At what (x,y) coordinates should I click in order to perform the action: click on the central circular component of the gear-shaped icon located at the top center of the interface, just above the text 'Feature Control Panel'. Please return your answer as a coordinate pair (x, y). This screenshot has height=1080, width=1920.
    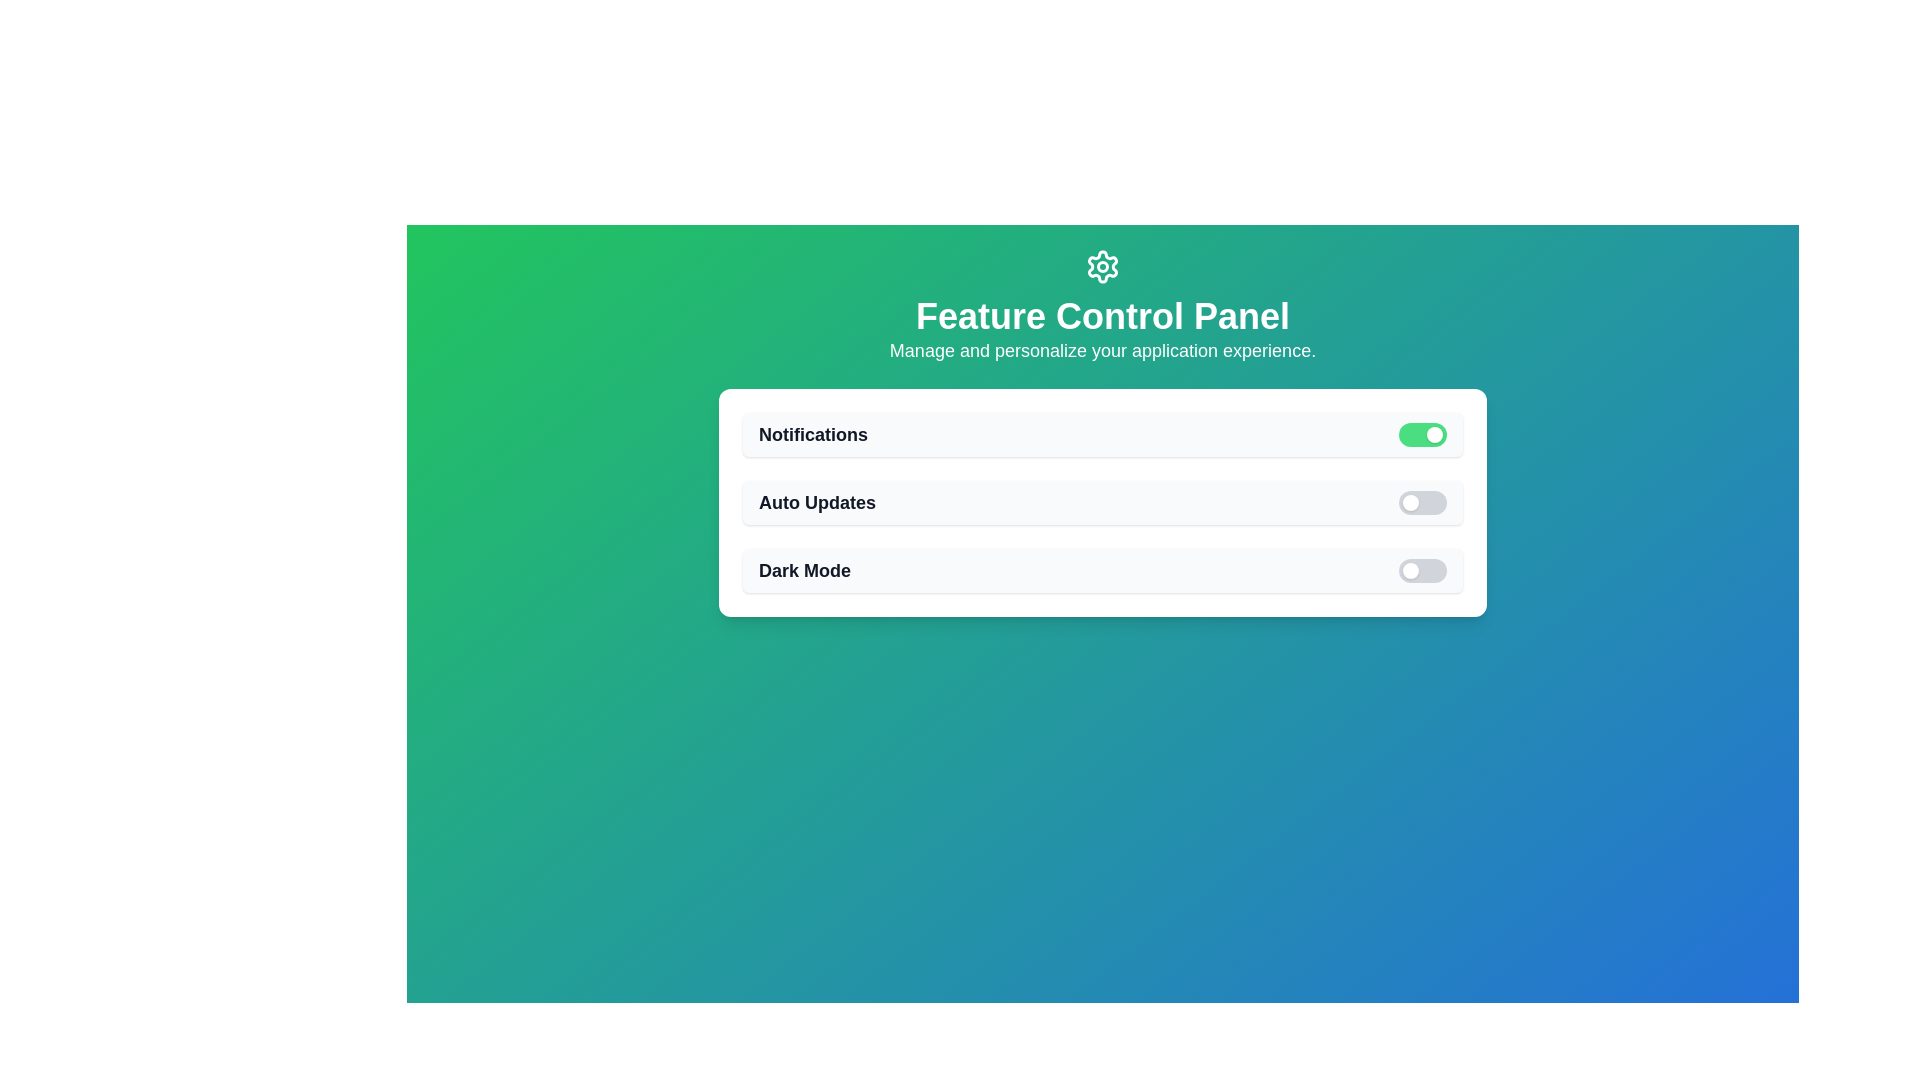
    Looking at the image, I should click on (1102, 265).